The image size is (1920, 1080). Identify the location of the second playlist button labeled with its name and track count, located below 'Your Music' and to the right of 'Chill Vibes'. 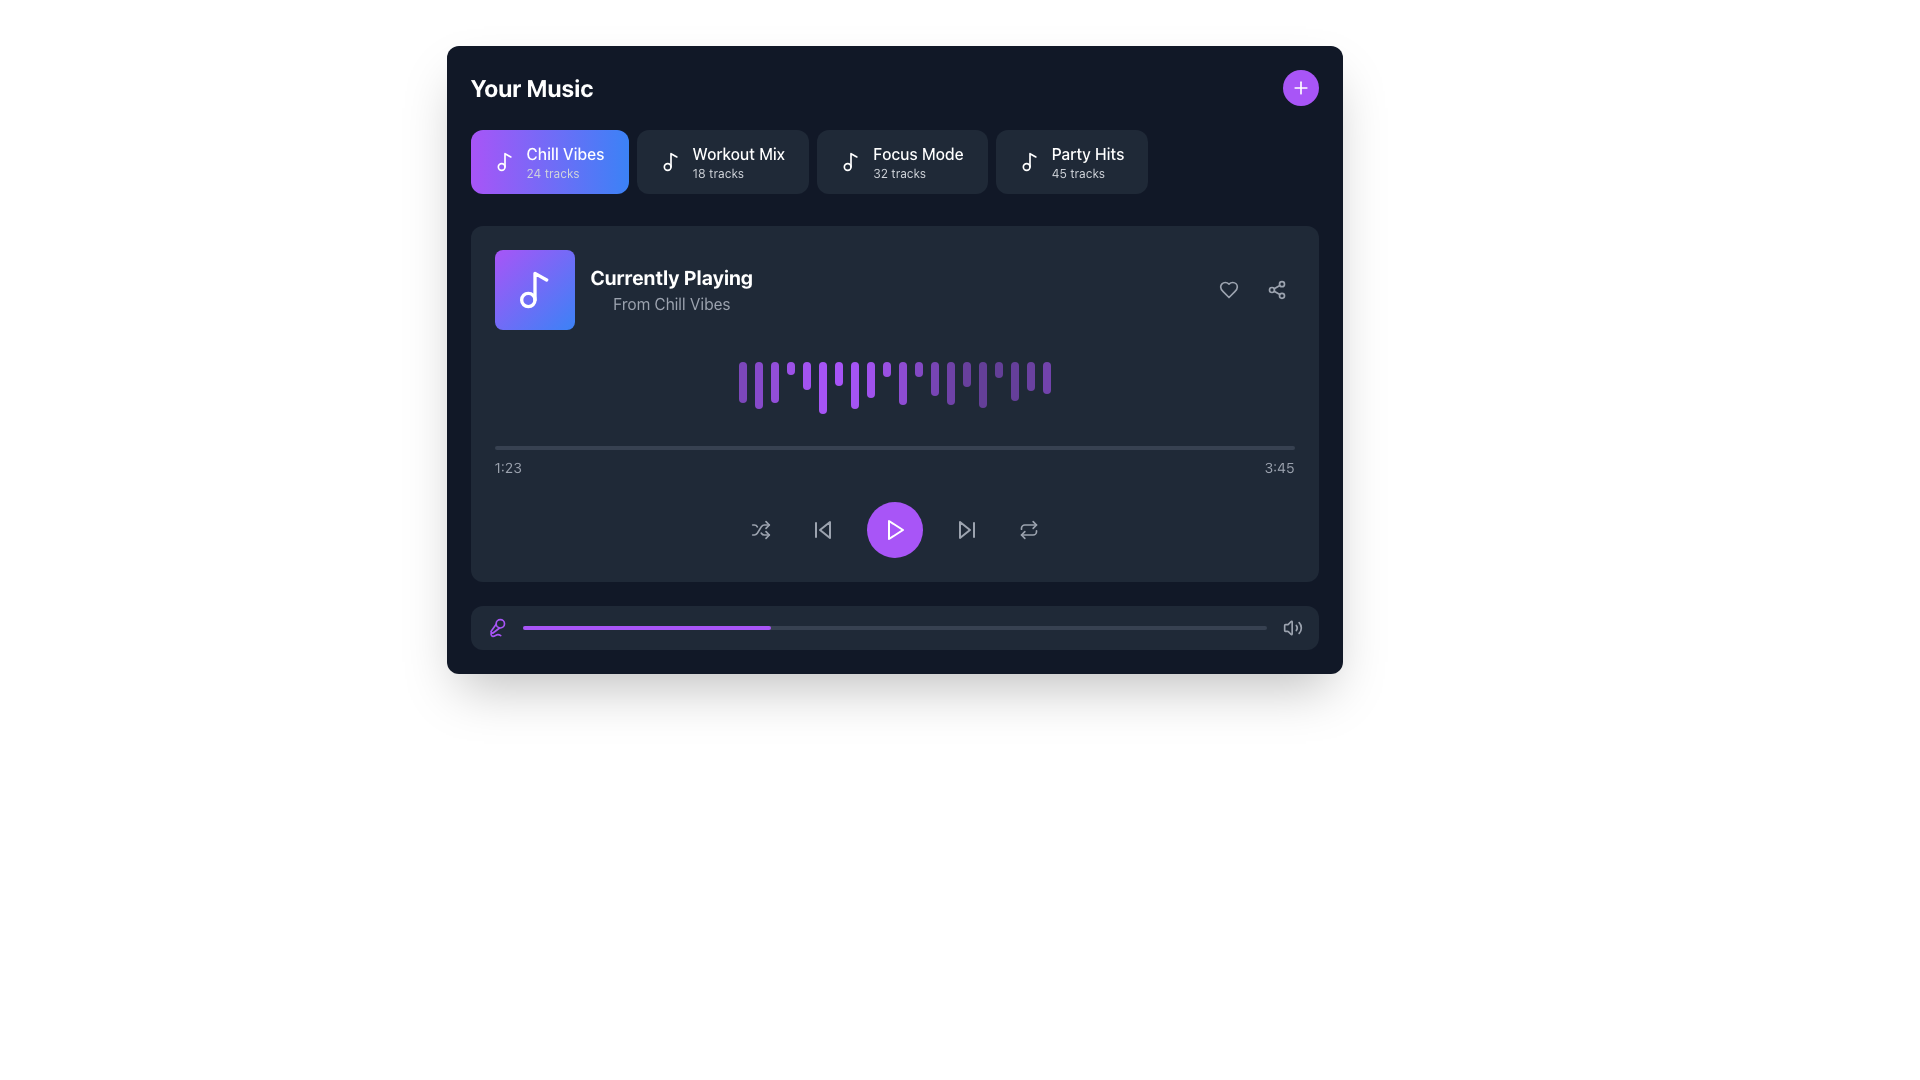
(737, 161).